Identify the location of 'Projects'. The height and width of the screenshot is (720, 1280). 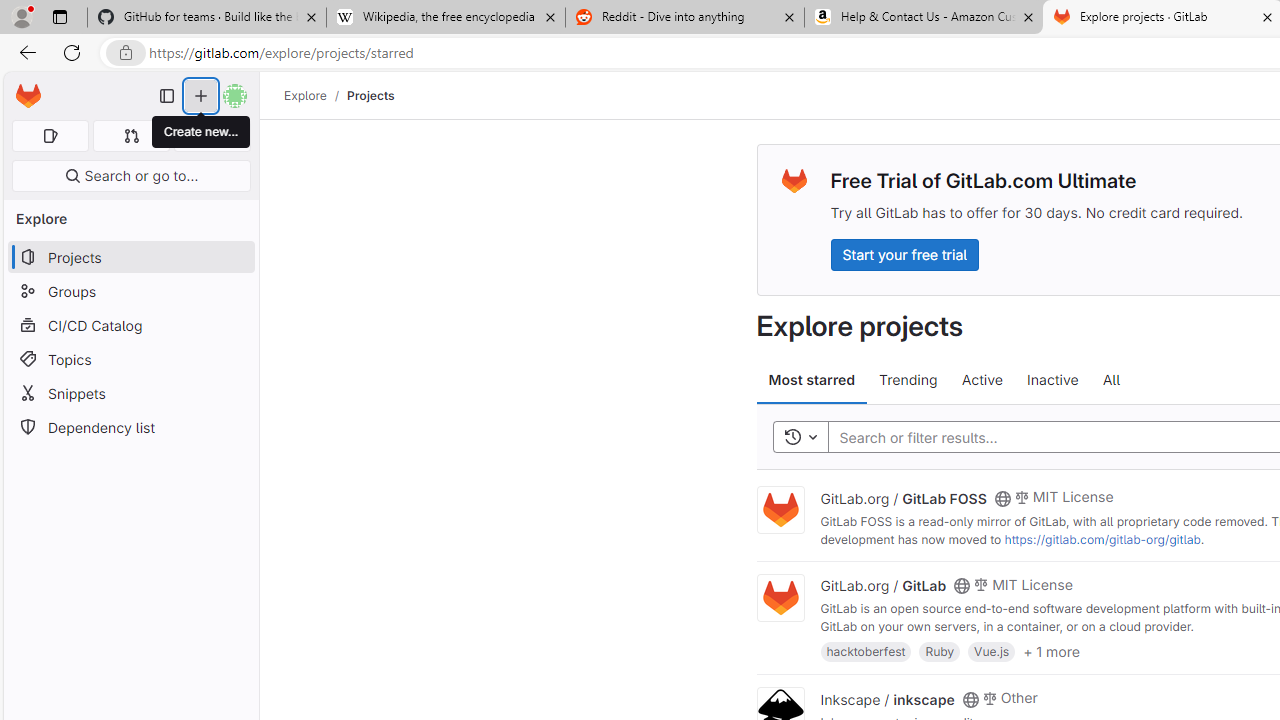
(371, 95).